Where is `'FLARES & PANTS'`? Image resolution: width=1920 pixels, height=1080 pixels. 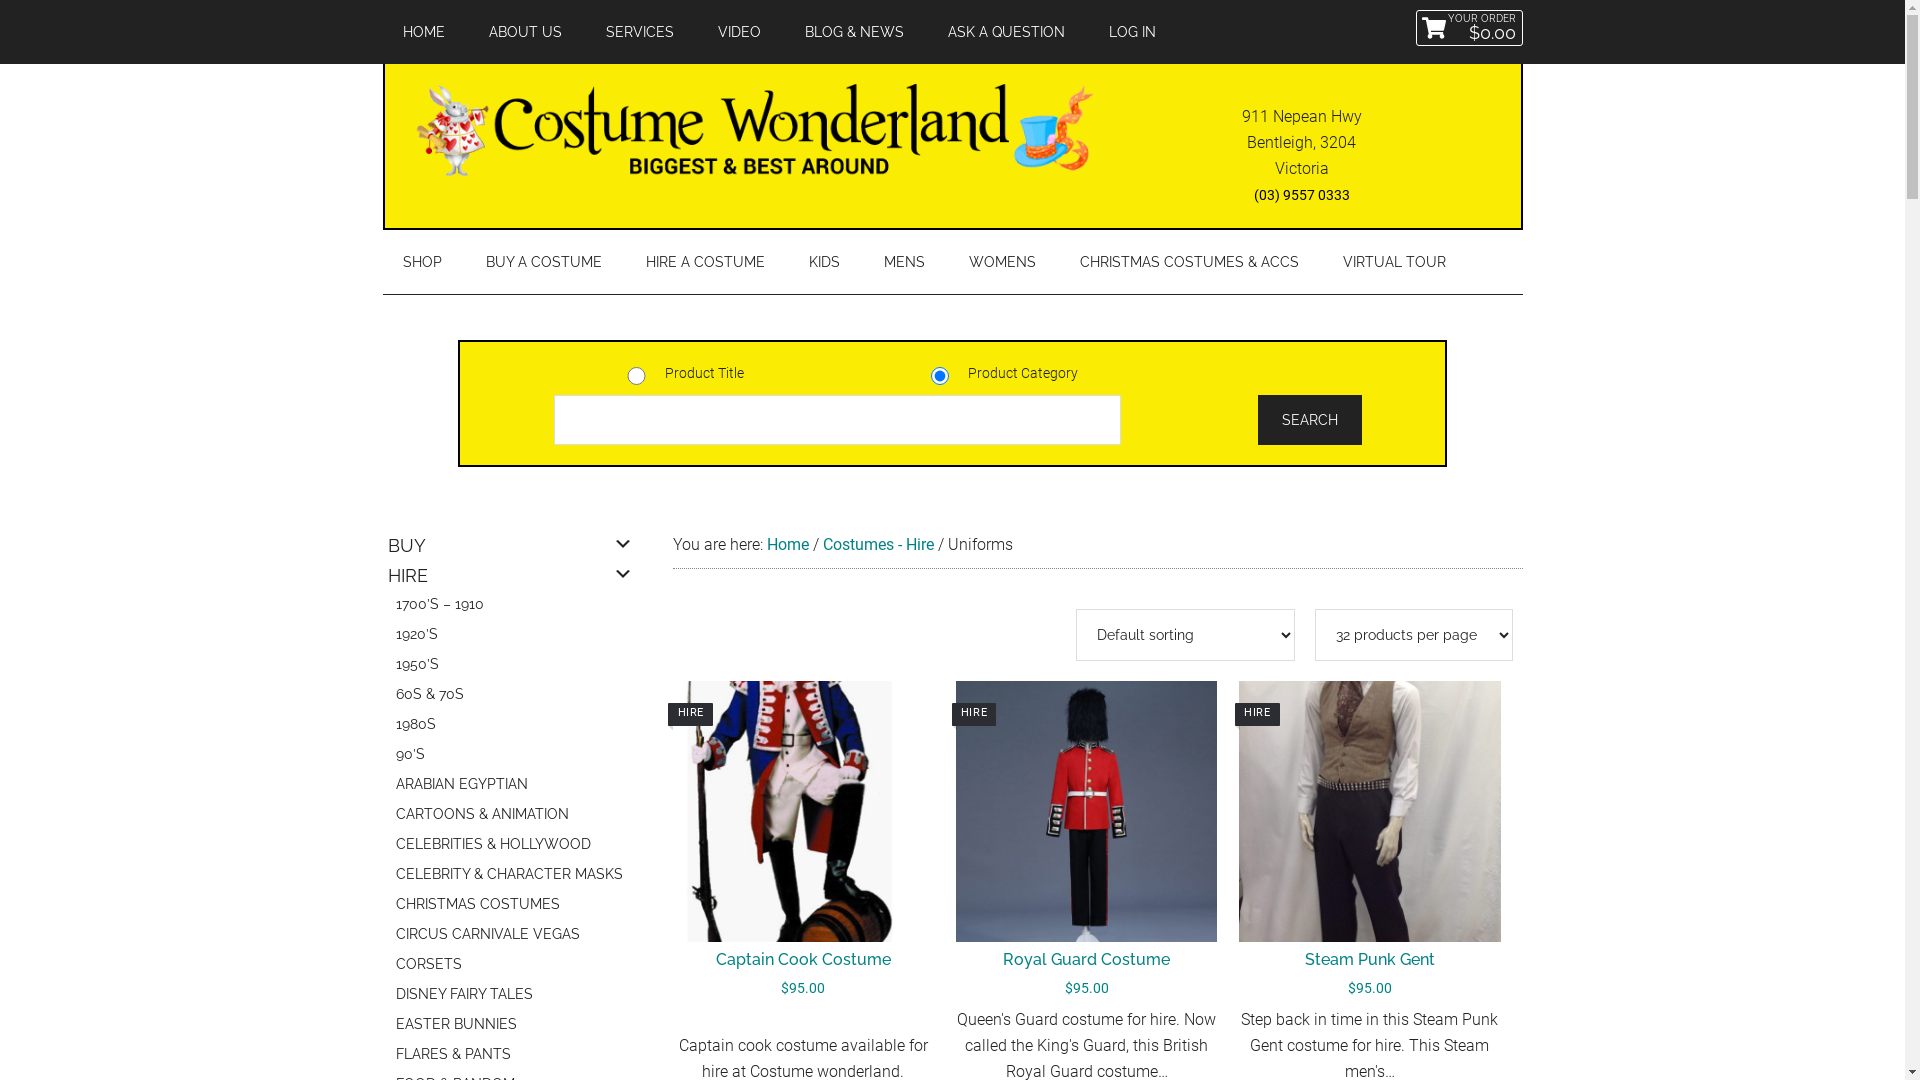
'FLARES & PANTS' is located at coordinates (509, 1055).